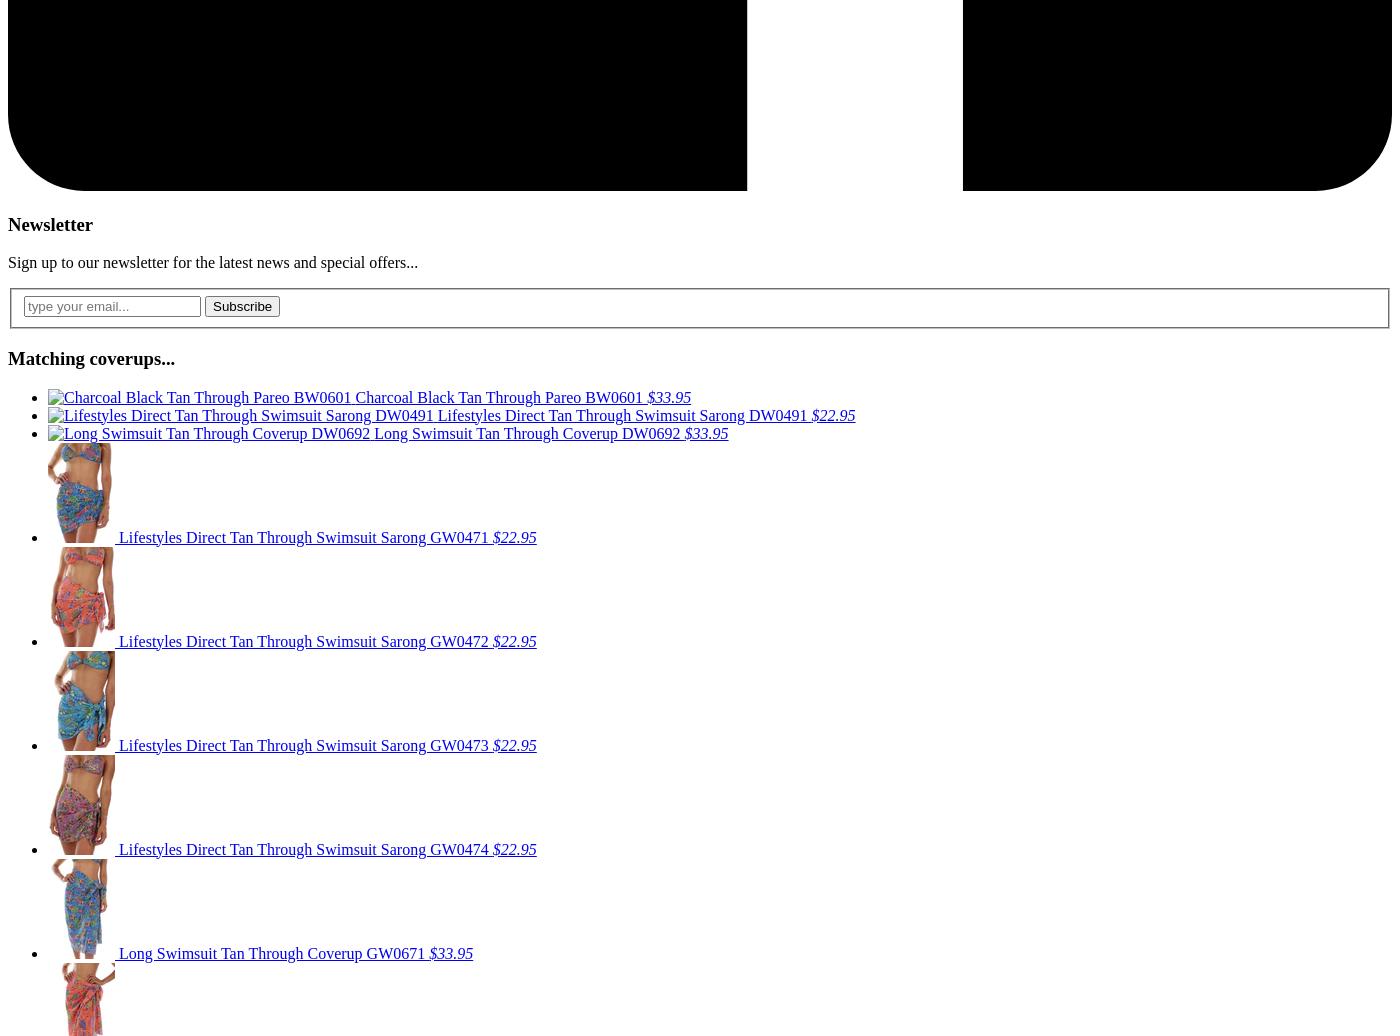 Image resolution: width=1400 pixels, height=1036 pixels. Describe the element at coordinates (50, 222) in the screenshot. I see `'Newsletter'` at that location.